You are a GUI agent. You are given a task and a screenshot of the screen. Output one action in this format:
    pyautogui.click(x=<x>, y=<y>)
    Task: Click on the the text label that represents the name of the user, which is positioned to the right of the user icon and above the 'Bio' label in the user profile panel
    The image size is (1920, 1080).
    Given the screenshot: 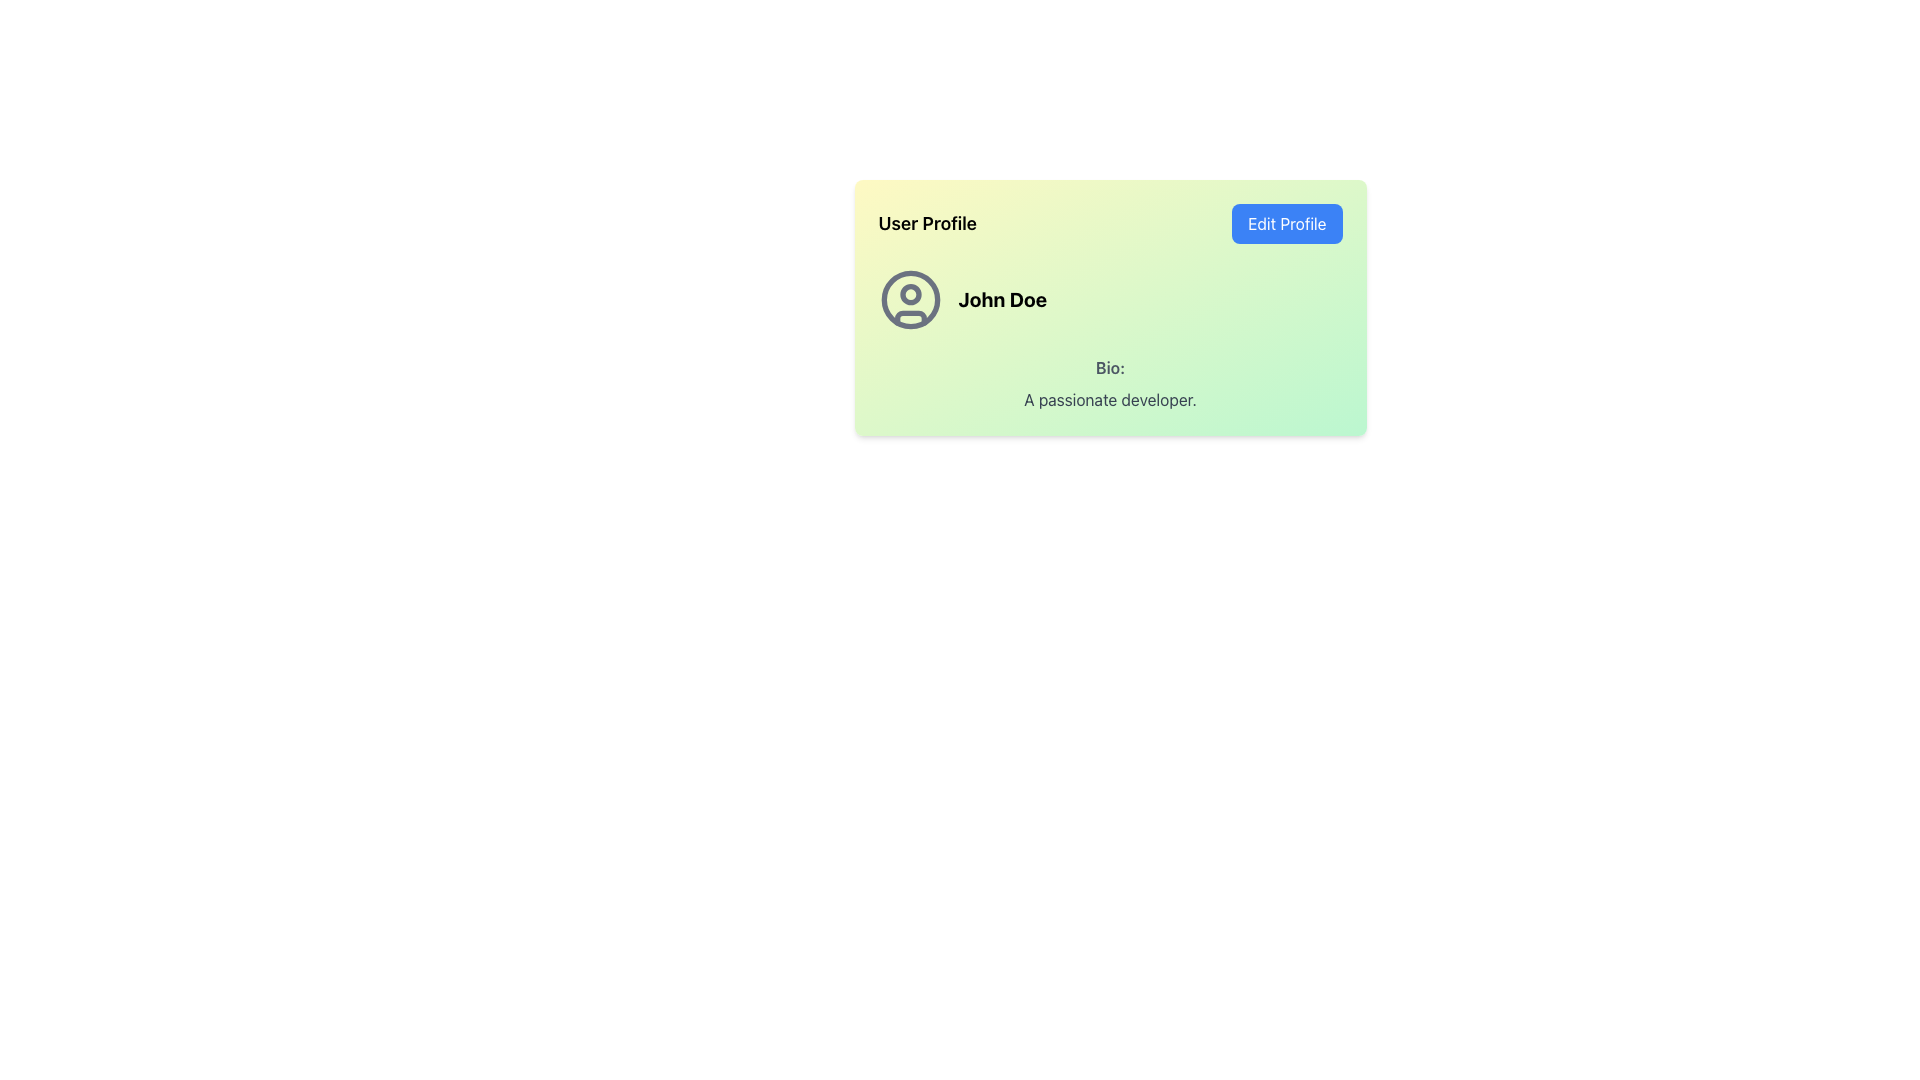 What is the action you would take?
    pyautogui.click(x=1002, y=300)
    